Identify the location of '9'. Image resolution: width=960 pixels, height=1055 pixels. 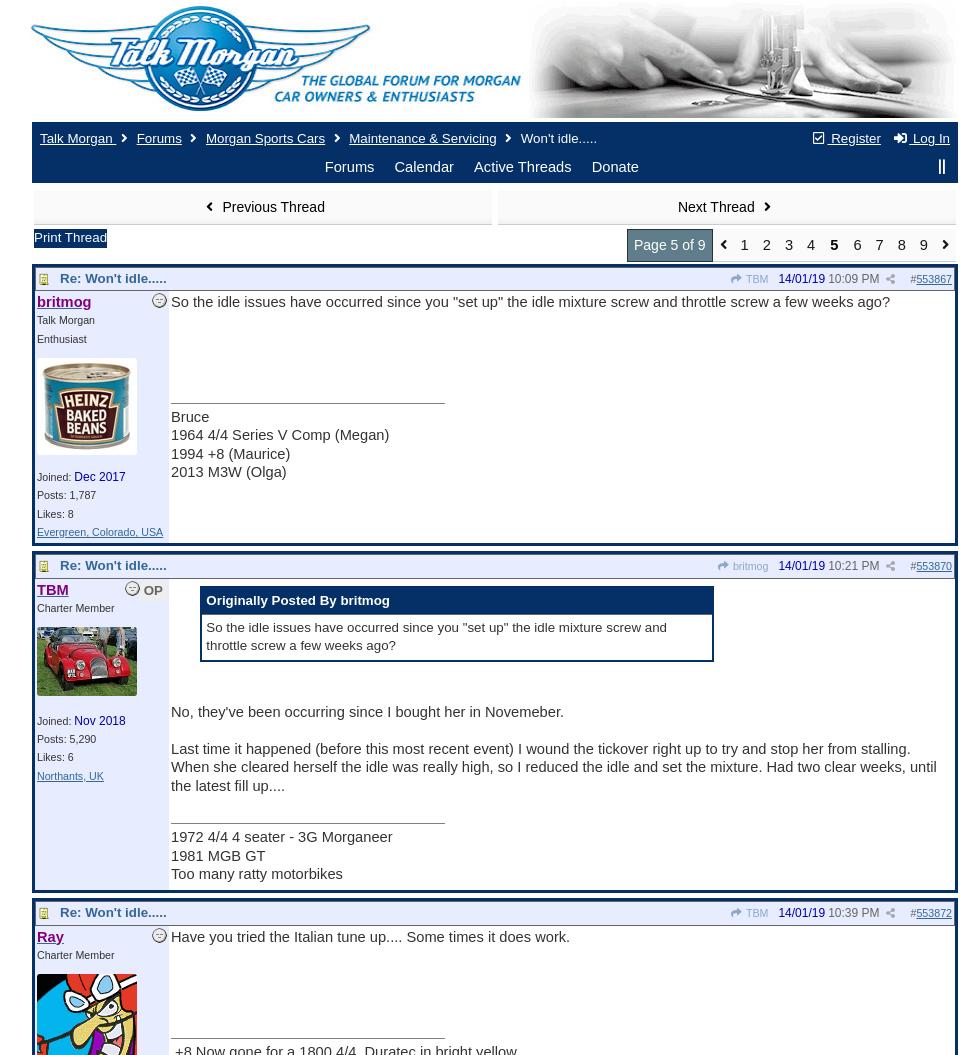
(923, 244).